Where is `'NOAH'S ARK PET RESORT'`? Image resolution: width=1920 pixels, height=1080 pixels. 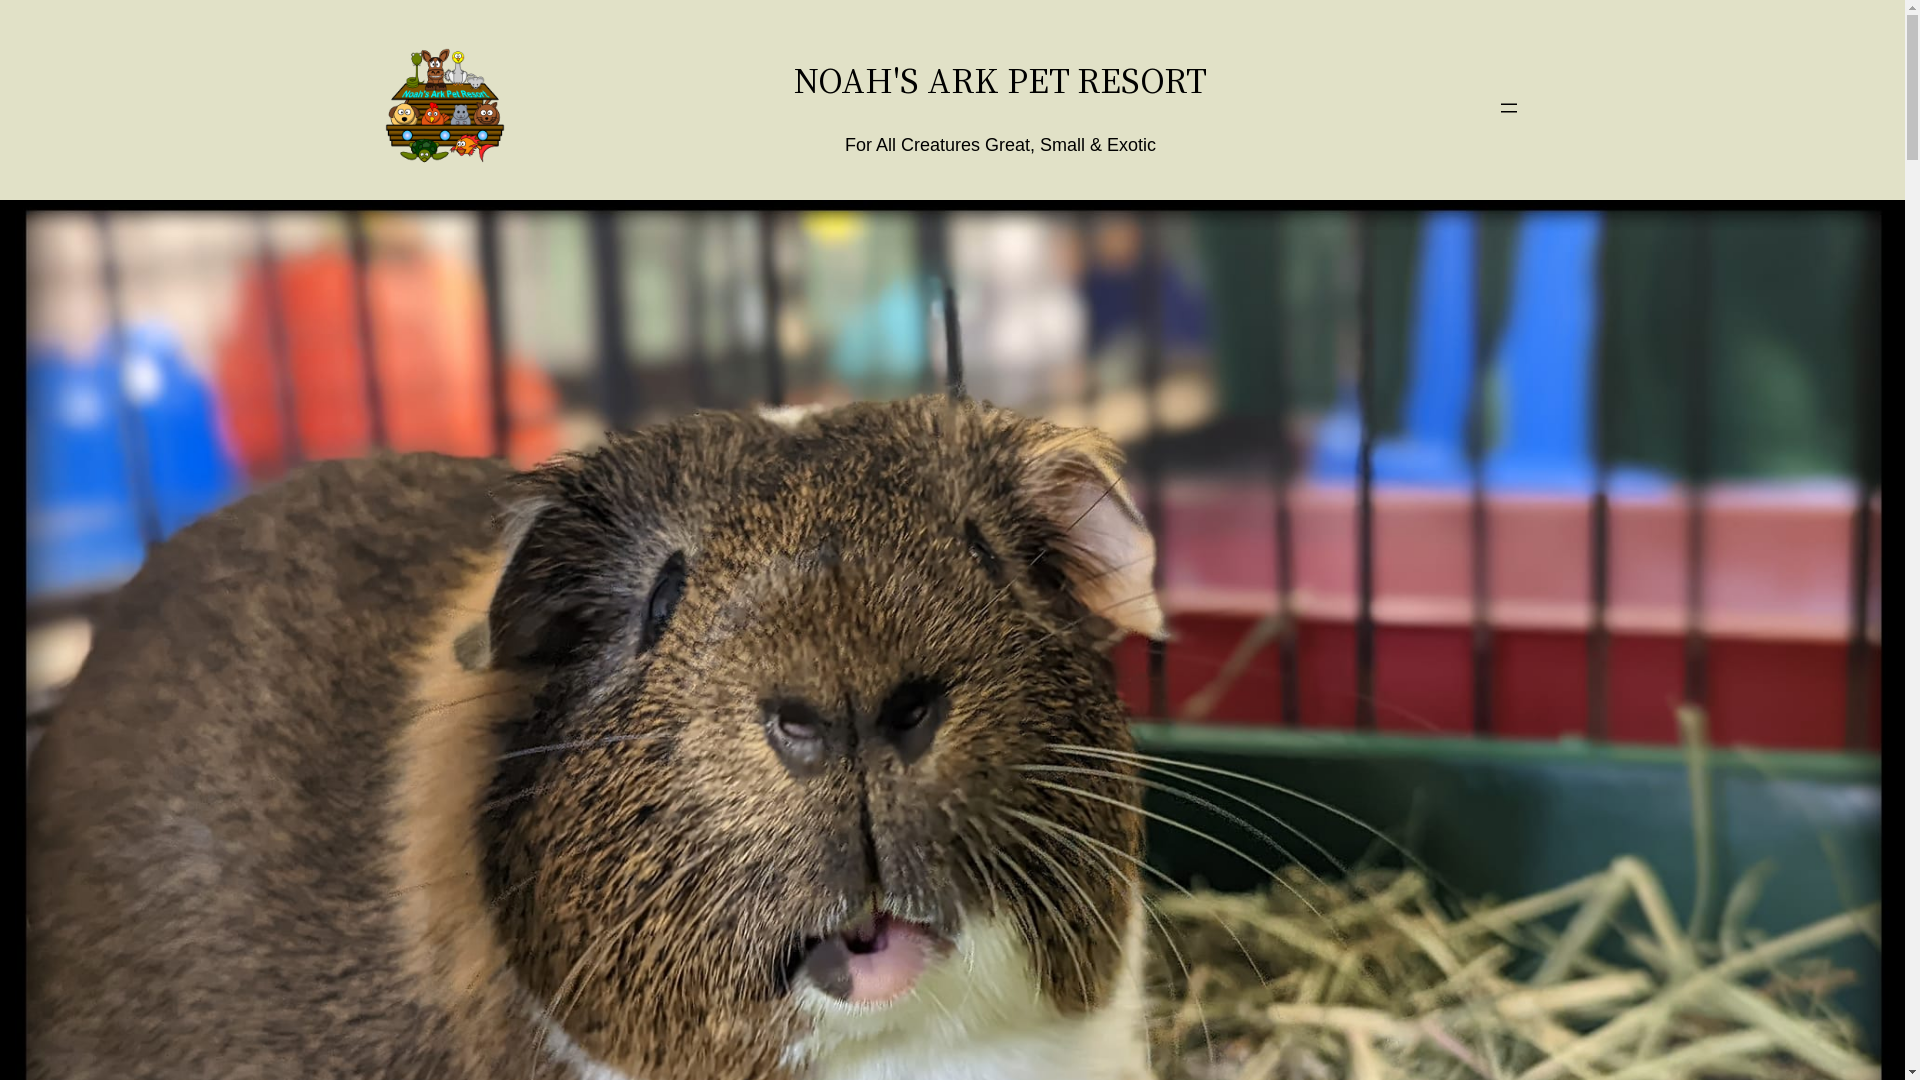
'NOAH'S ARK PET RESORT' is located at coordinates (1000, 79).